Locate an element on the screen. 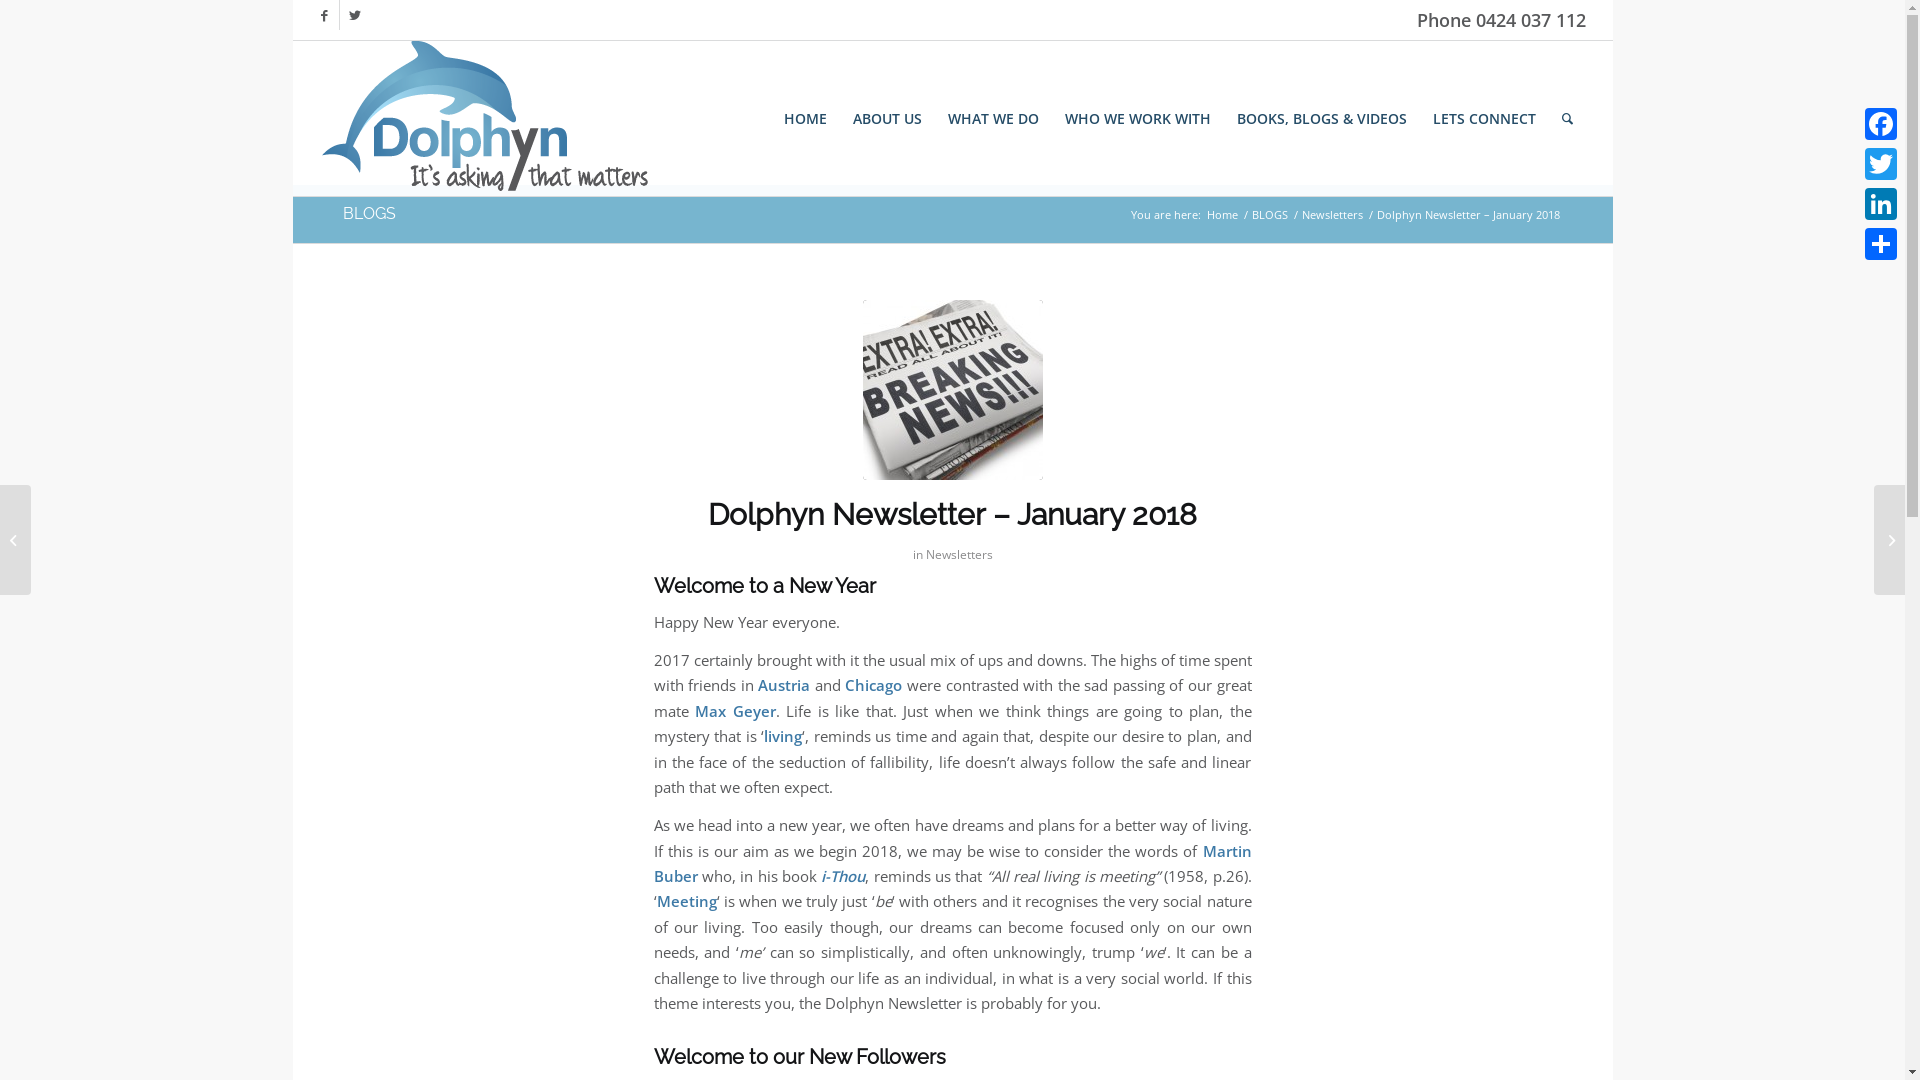 The image size is (1920, 1080). 'WHAT WE DO' is located at coordinates (993, 118).